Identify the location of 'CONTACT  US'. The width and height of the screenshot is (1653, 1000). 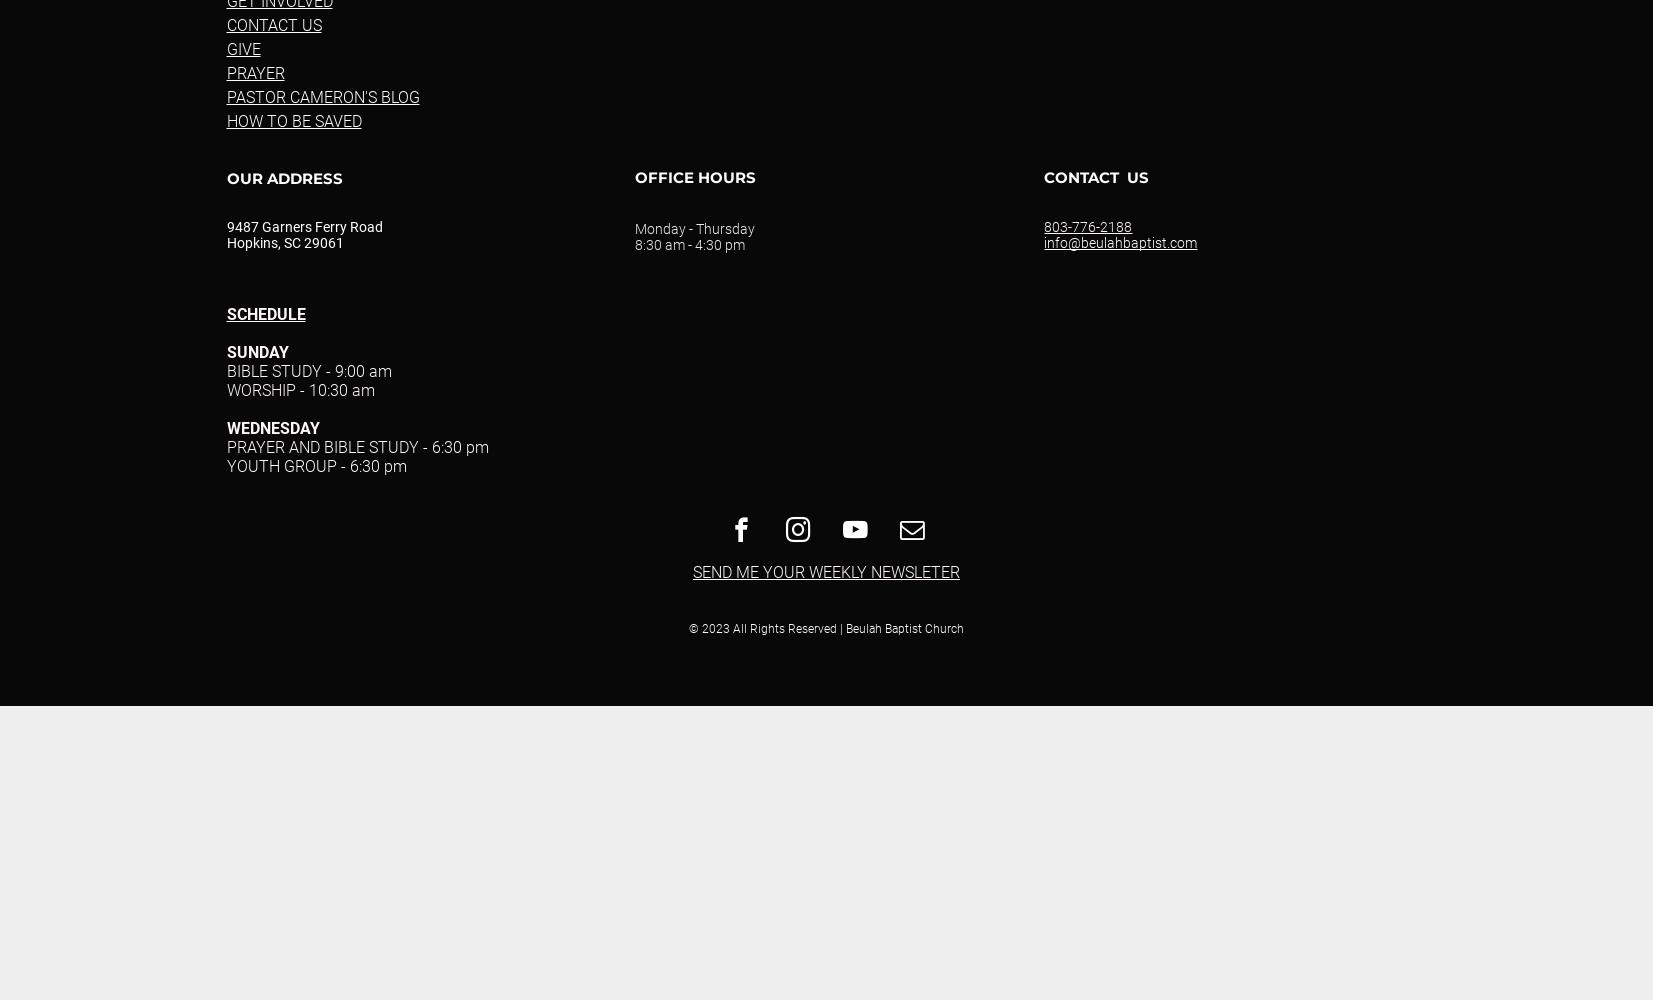
(1096, 177).